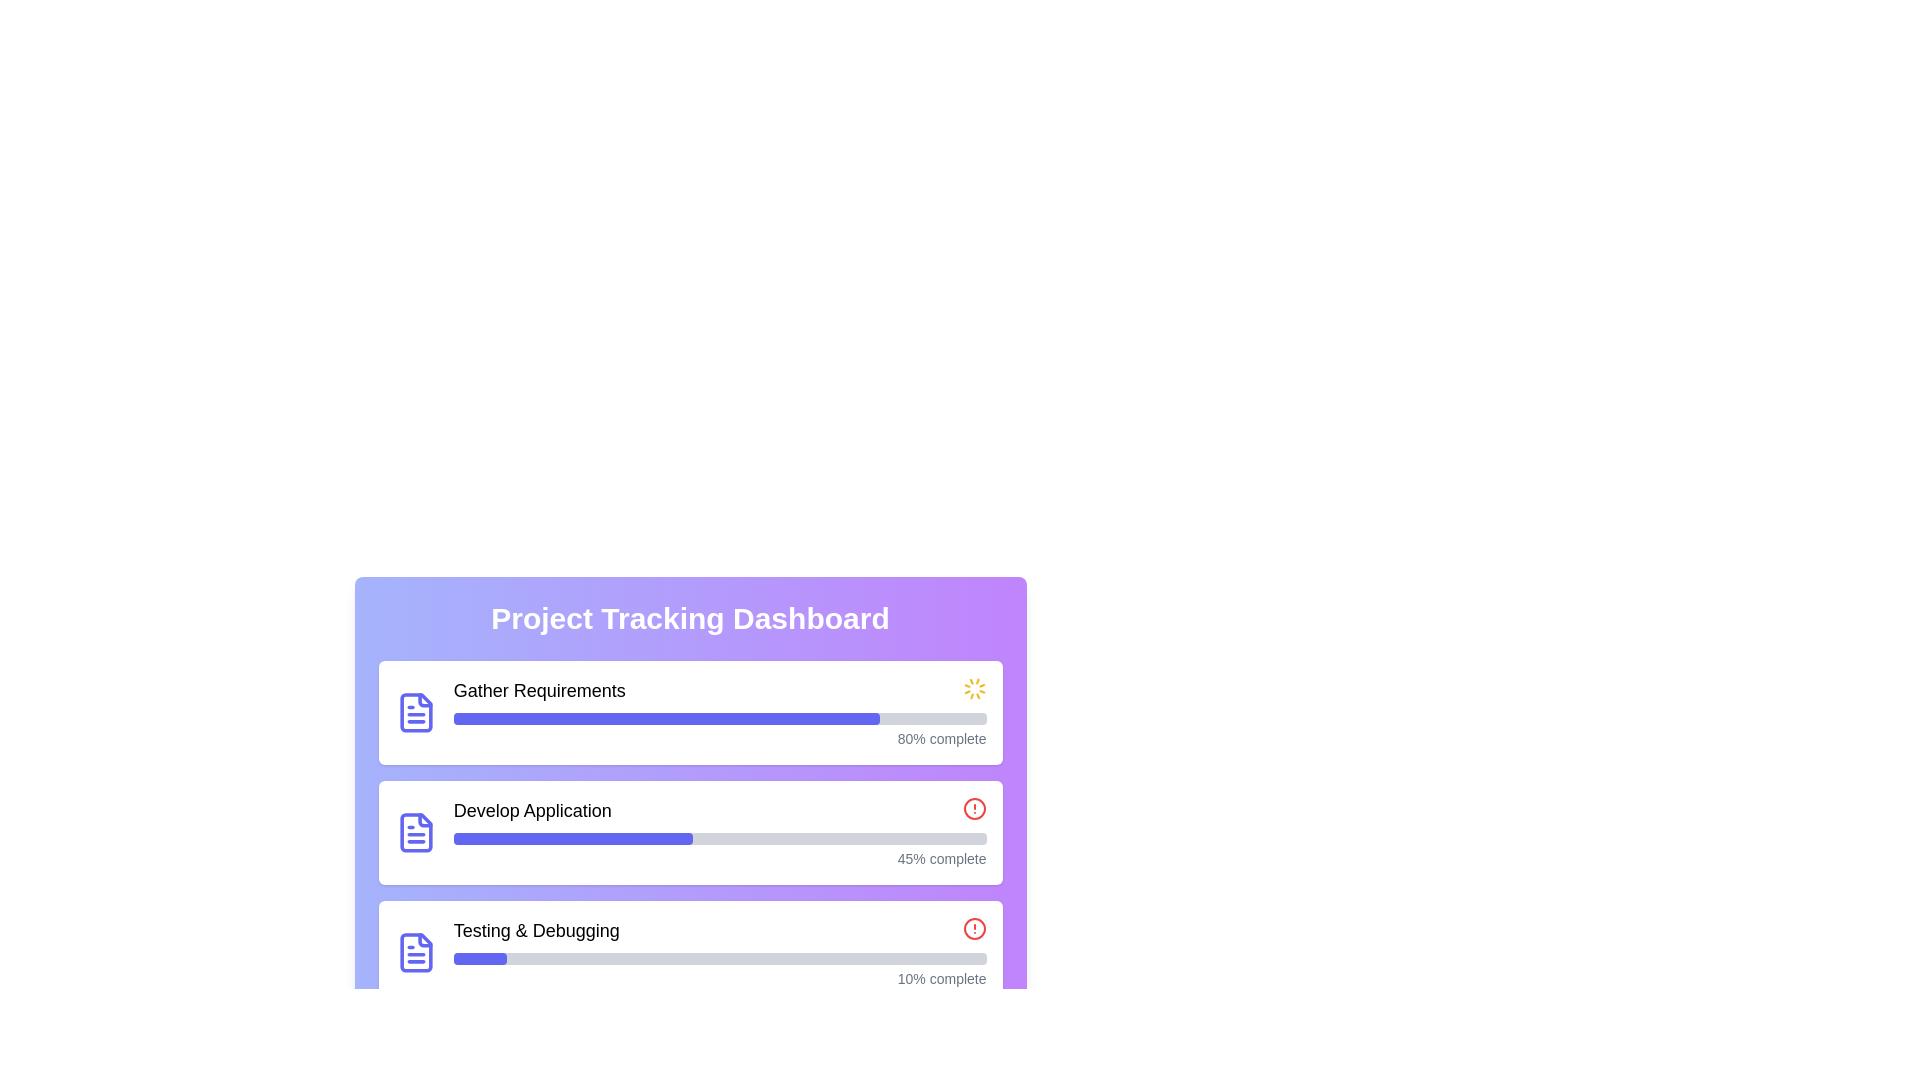  I want to click on the progress bar indicator in the 'Develop Application' section of the project tracking dashboard for interaction, so click(572, 839).